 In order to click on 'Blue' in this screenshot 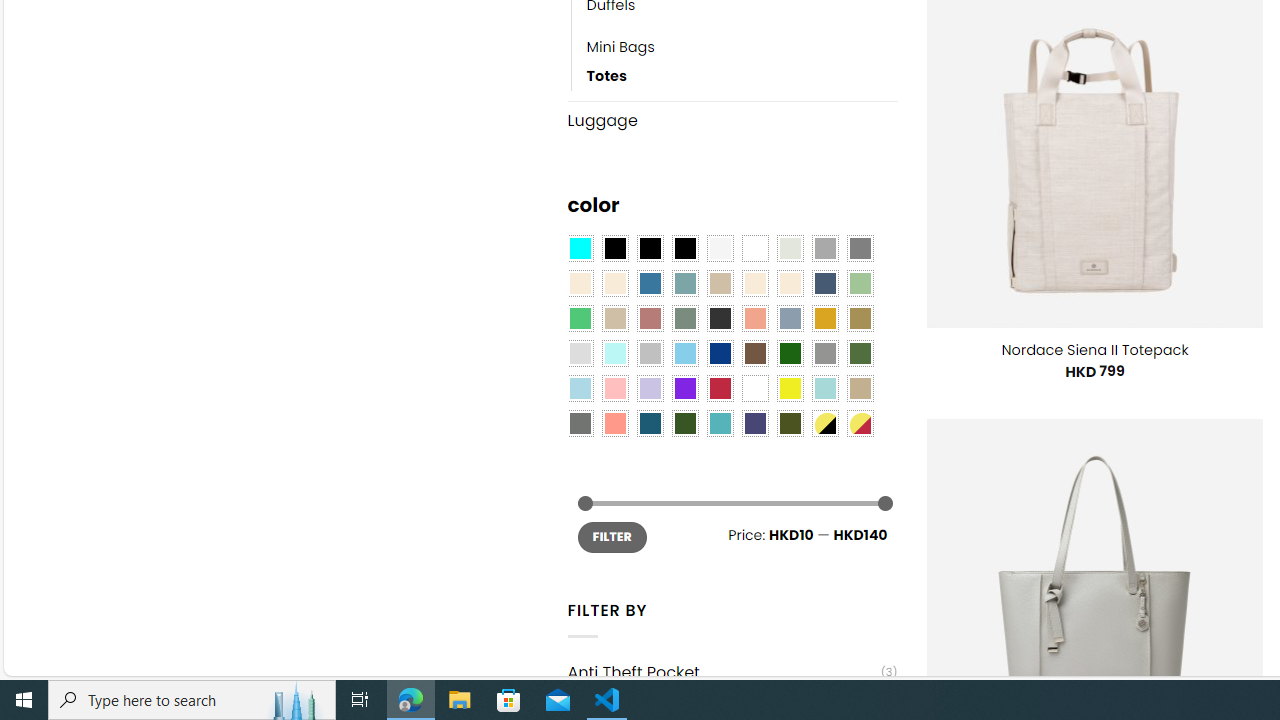, I will do `click(650, 283)`.